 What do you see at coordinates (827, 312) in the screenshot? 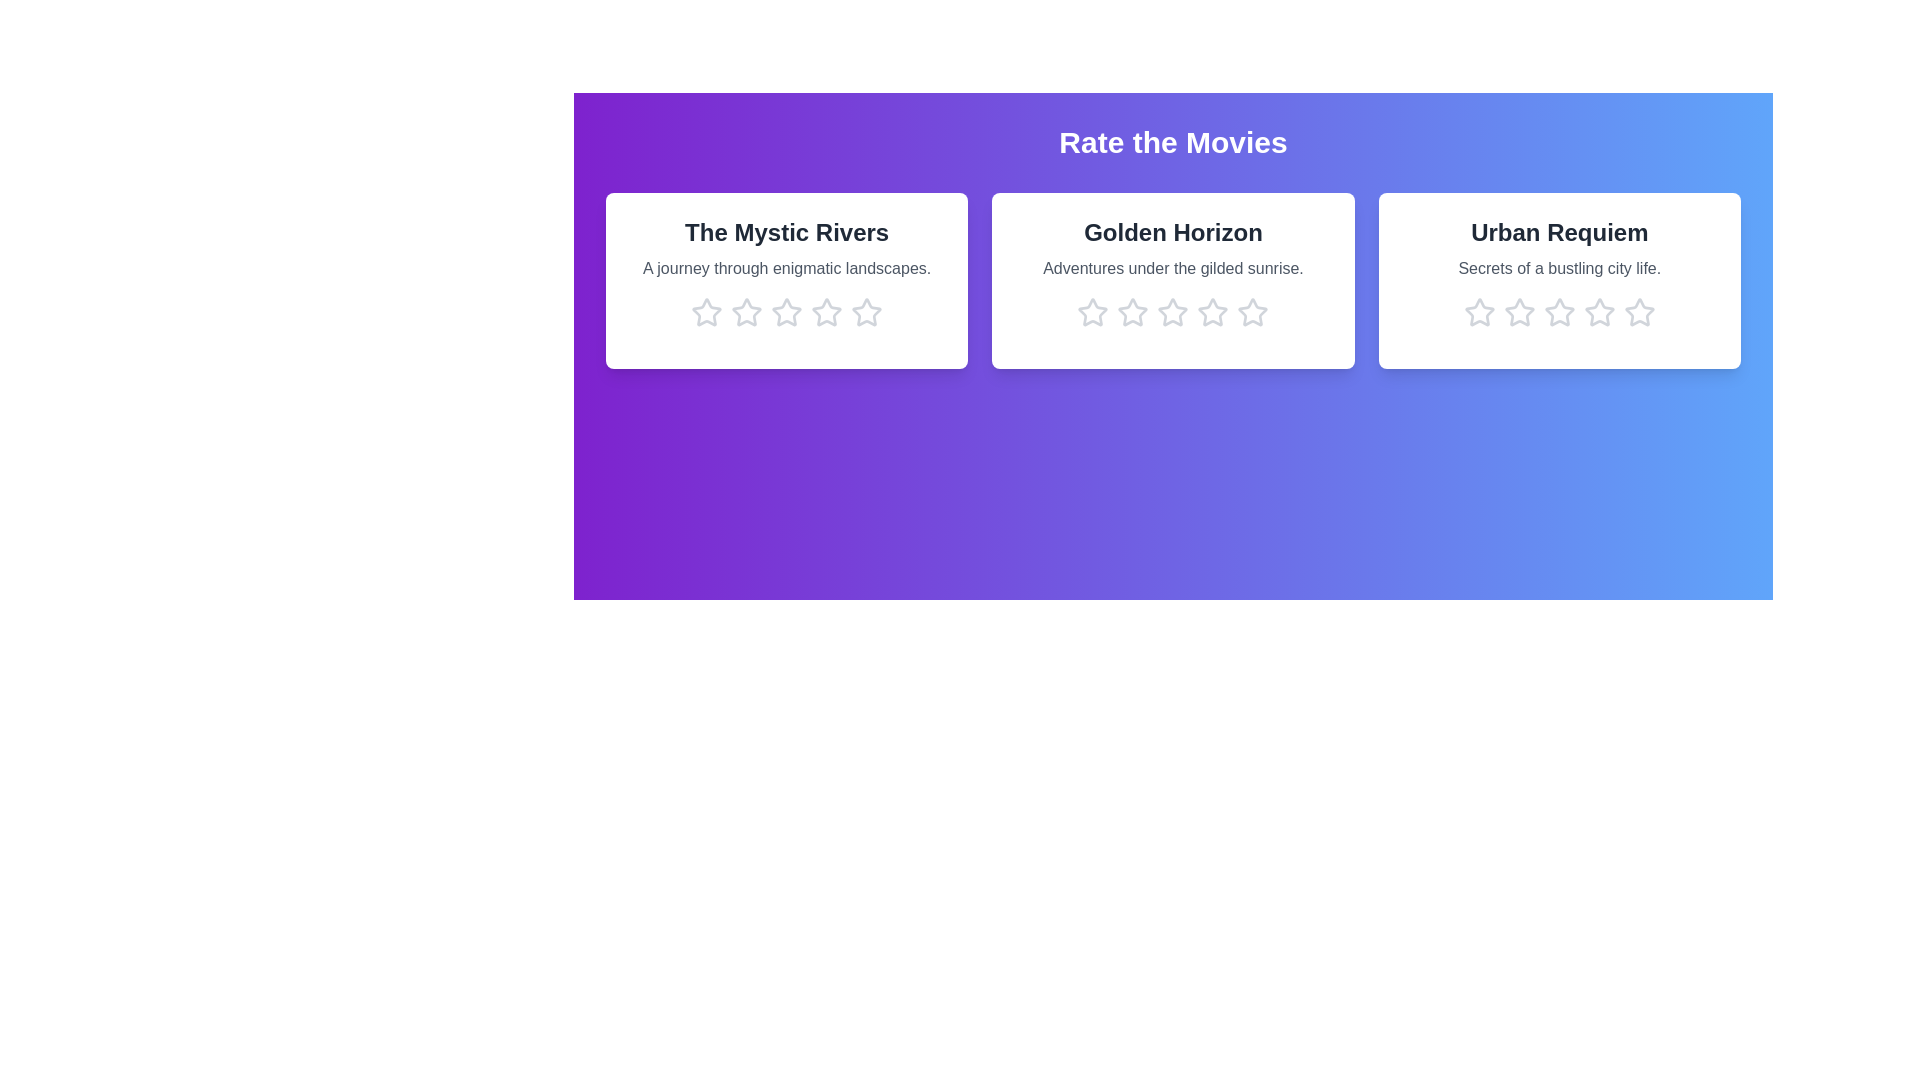
I see `the star corresponding to 4 stars in the movie card titled 'The Mystic Rivers'` at bounding box center [827, 312].